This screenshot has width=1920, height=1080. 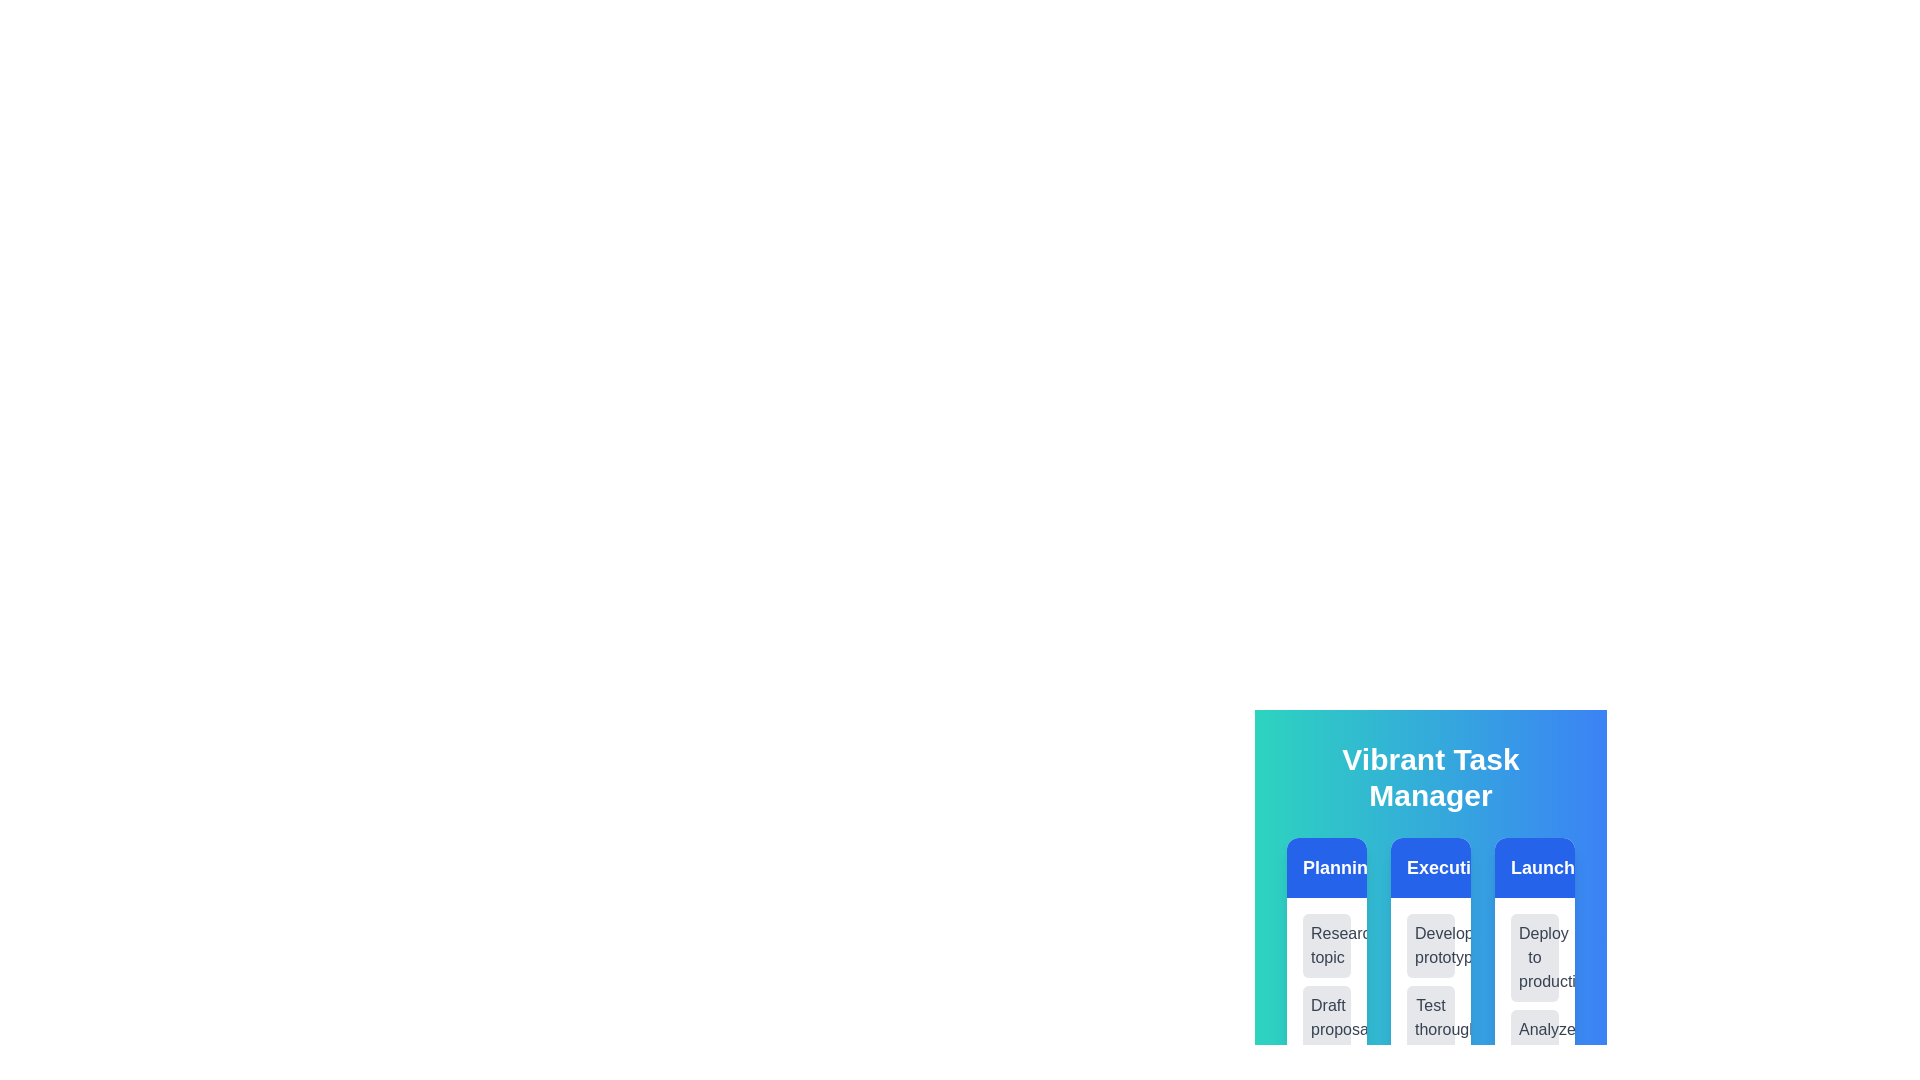 What do you see at coordinates (1534, 1040) in the screenshot?
I see `the 'Analyze feedback' text label, which is the second item in the 'Launch' column, located below 'Deploy to production' and above 'Add Task'` at bounding box center [1534, 1040].